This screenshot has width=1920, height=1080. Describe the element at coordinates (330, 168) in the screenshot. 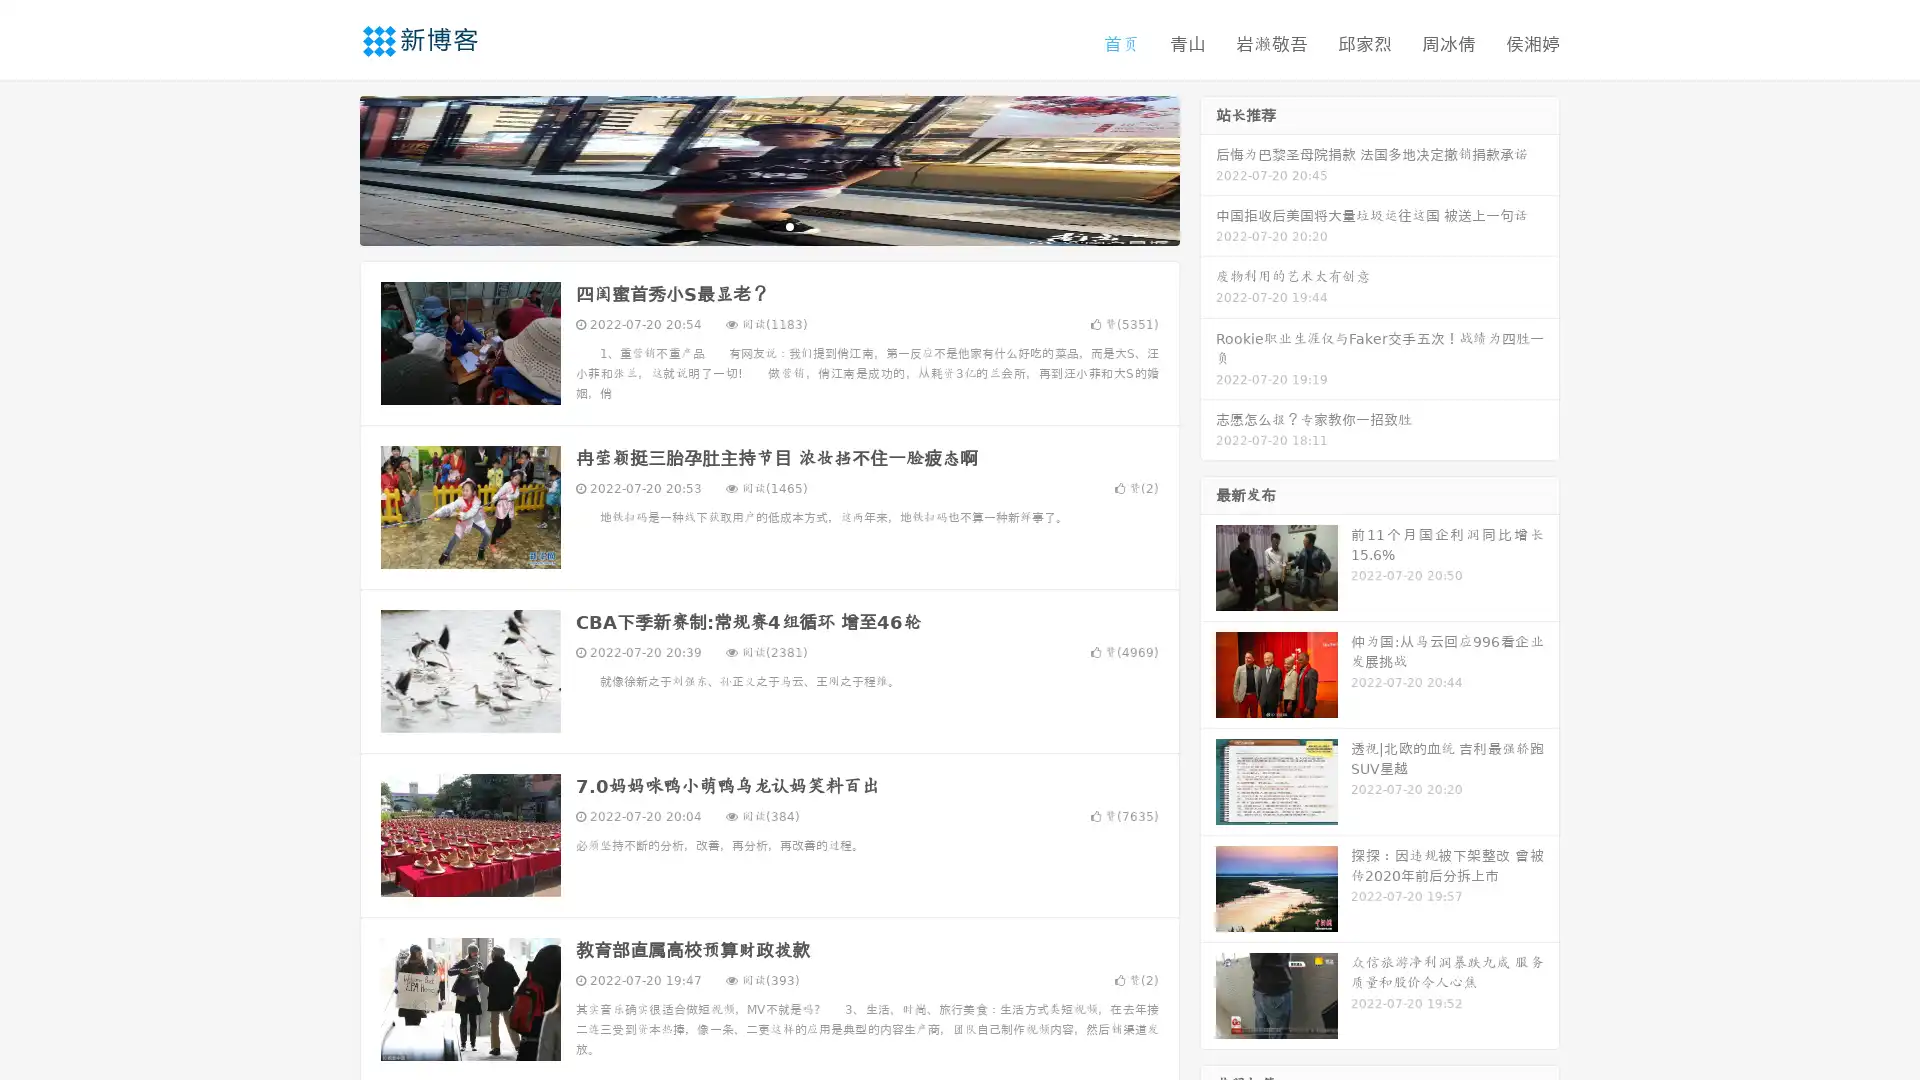

I see `Previous slide` at that location.